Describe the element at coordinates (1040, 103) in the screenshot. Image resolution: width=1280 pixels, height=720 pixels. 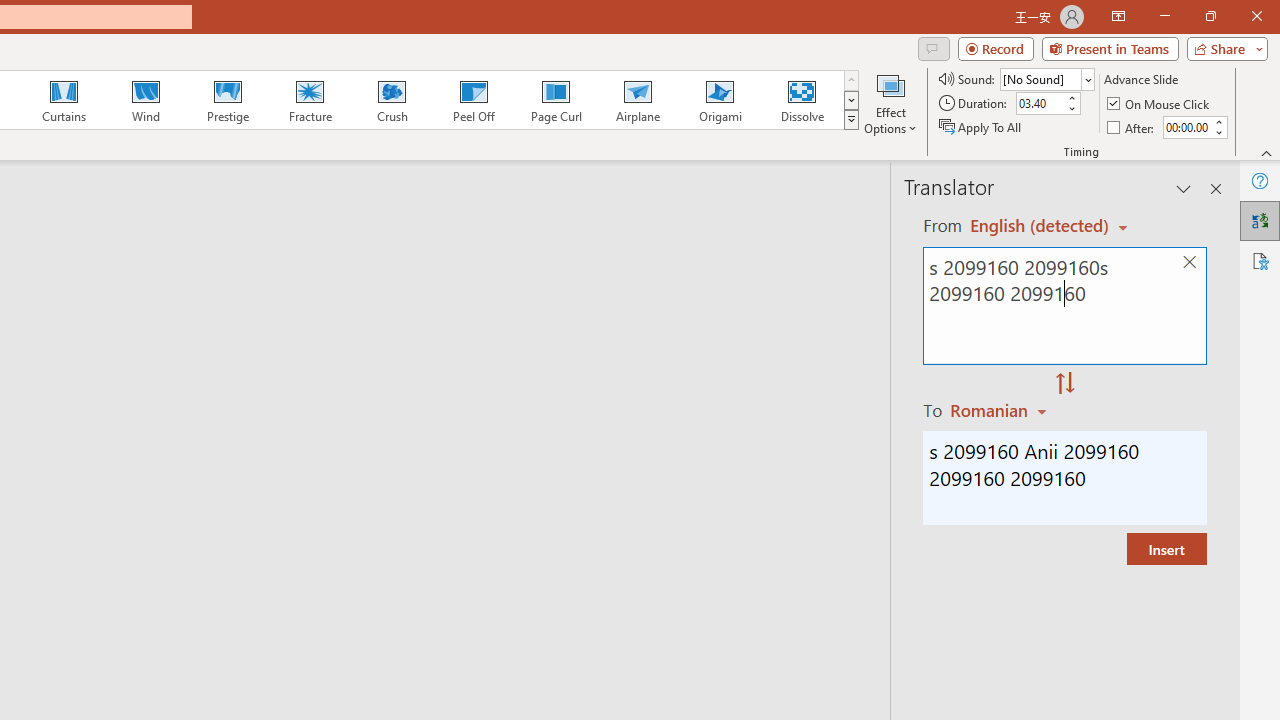
I see `'Duration'` at that location.